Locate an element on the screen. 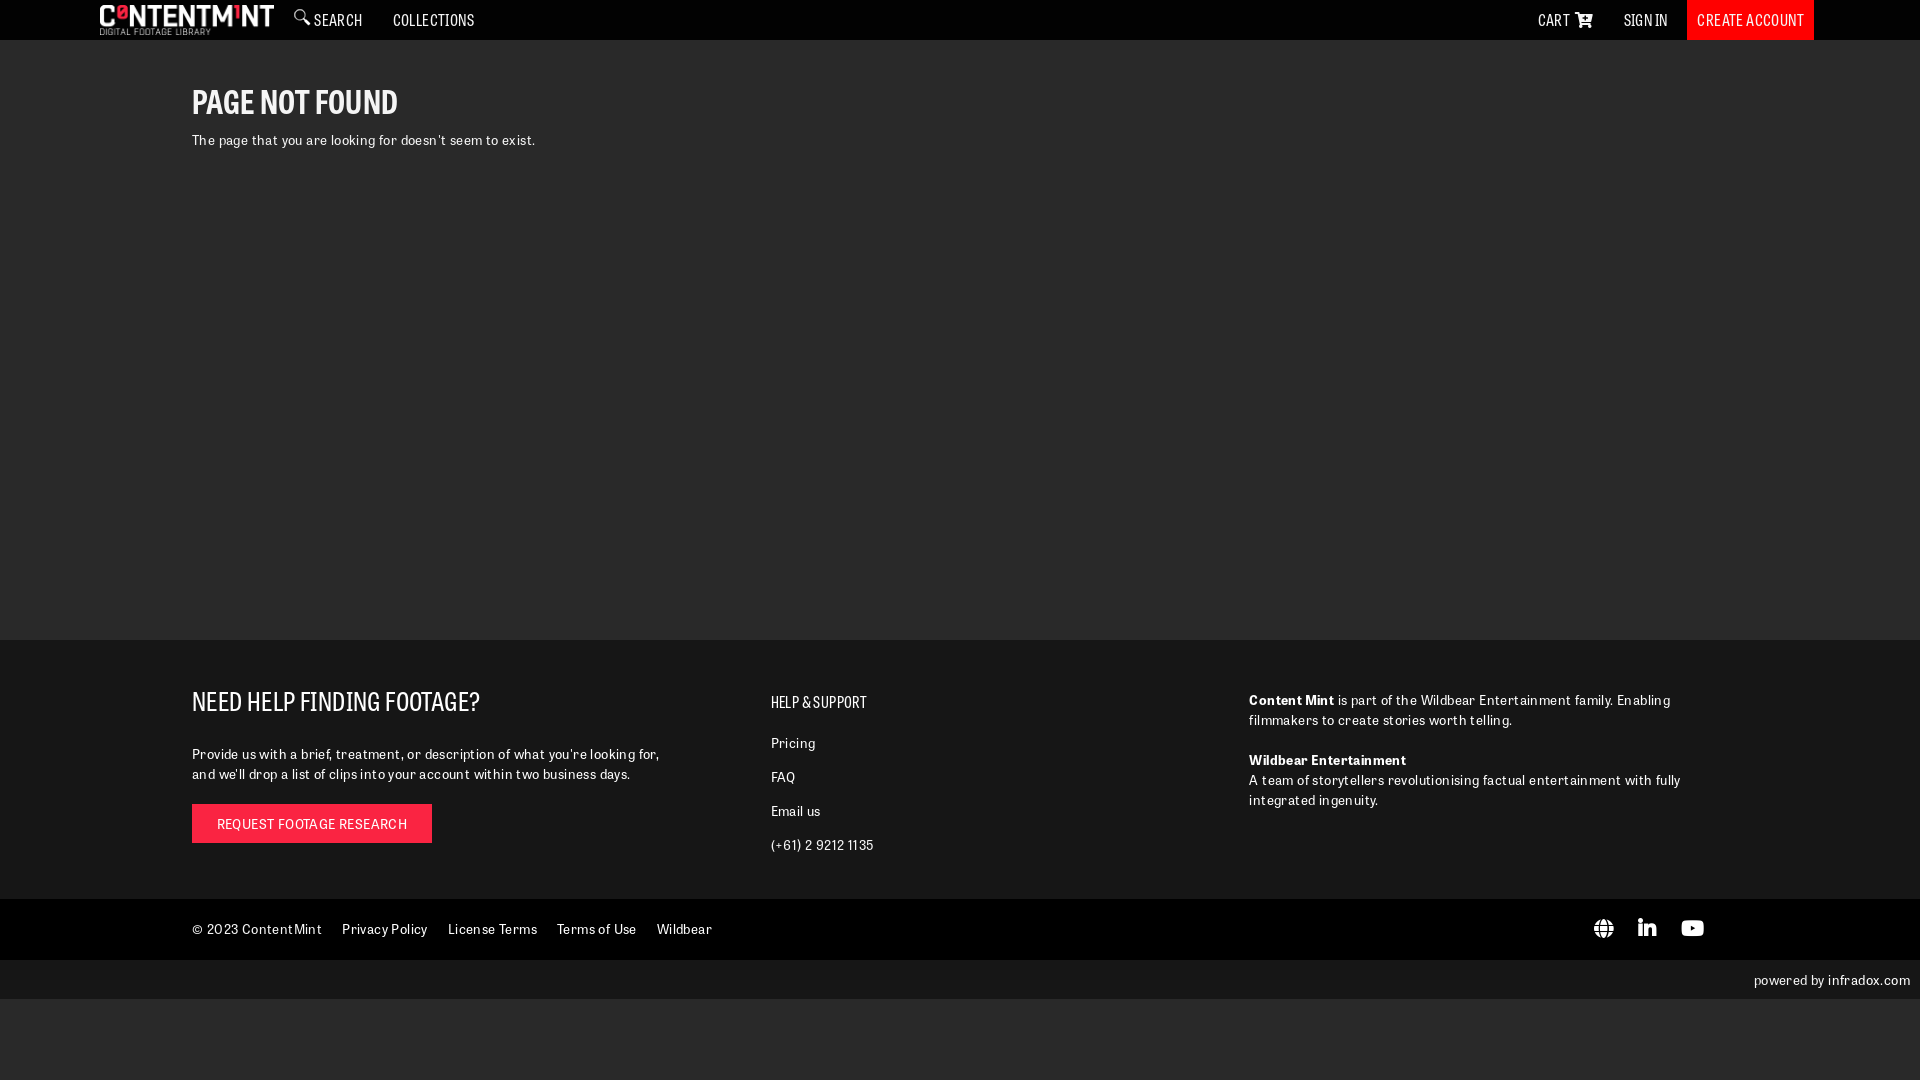  'SIGN IN' is located at coordinates (1646, 19).